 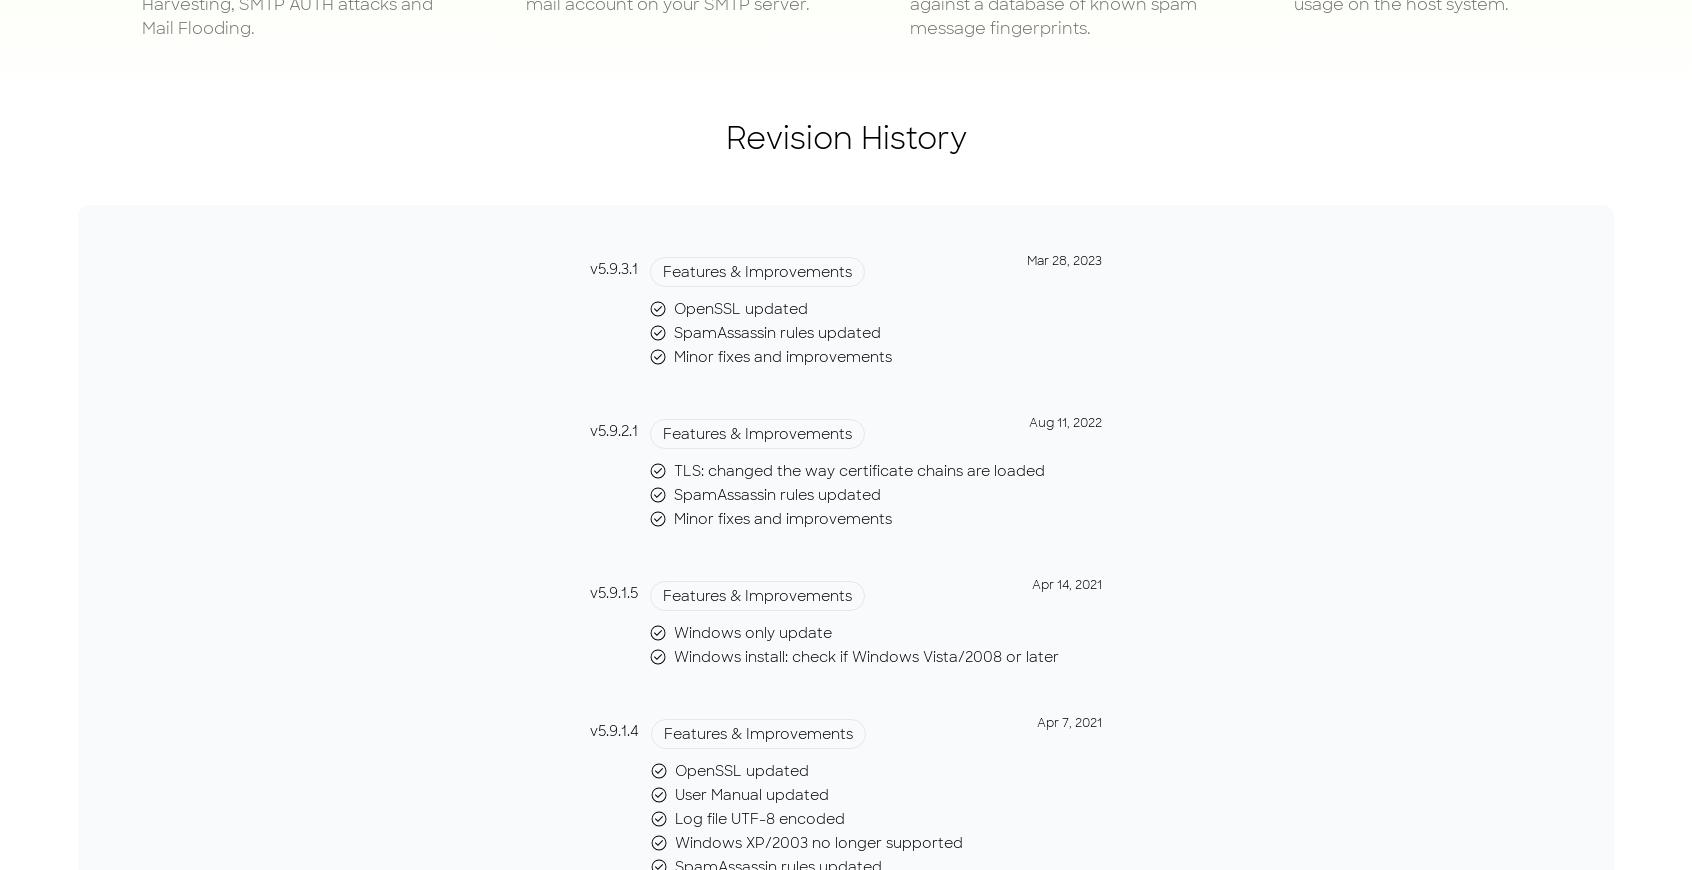 I want to click on 'Company', so click(x=1144, y=63).